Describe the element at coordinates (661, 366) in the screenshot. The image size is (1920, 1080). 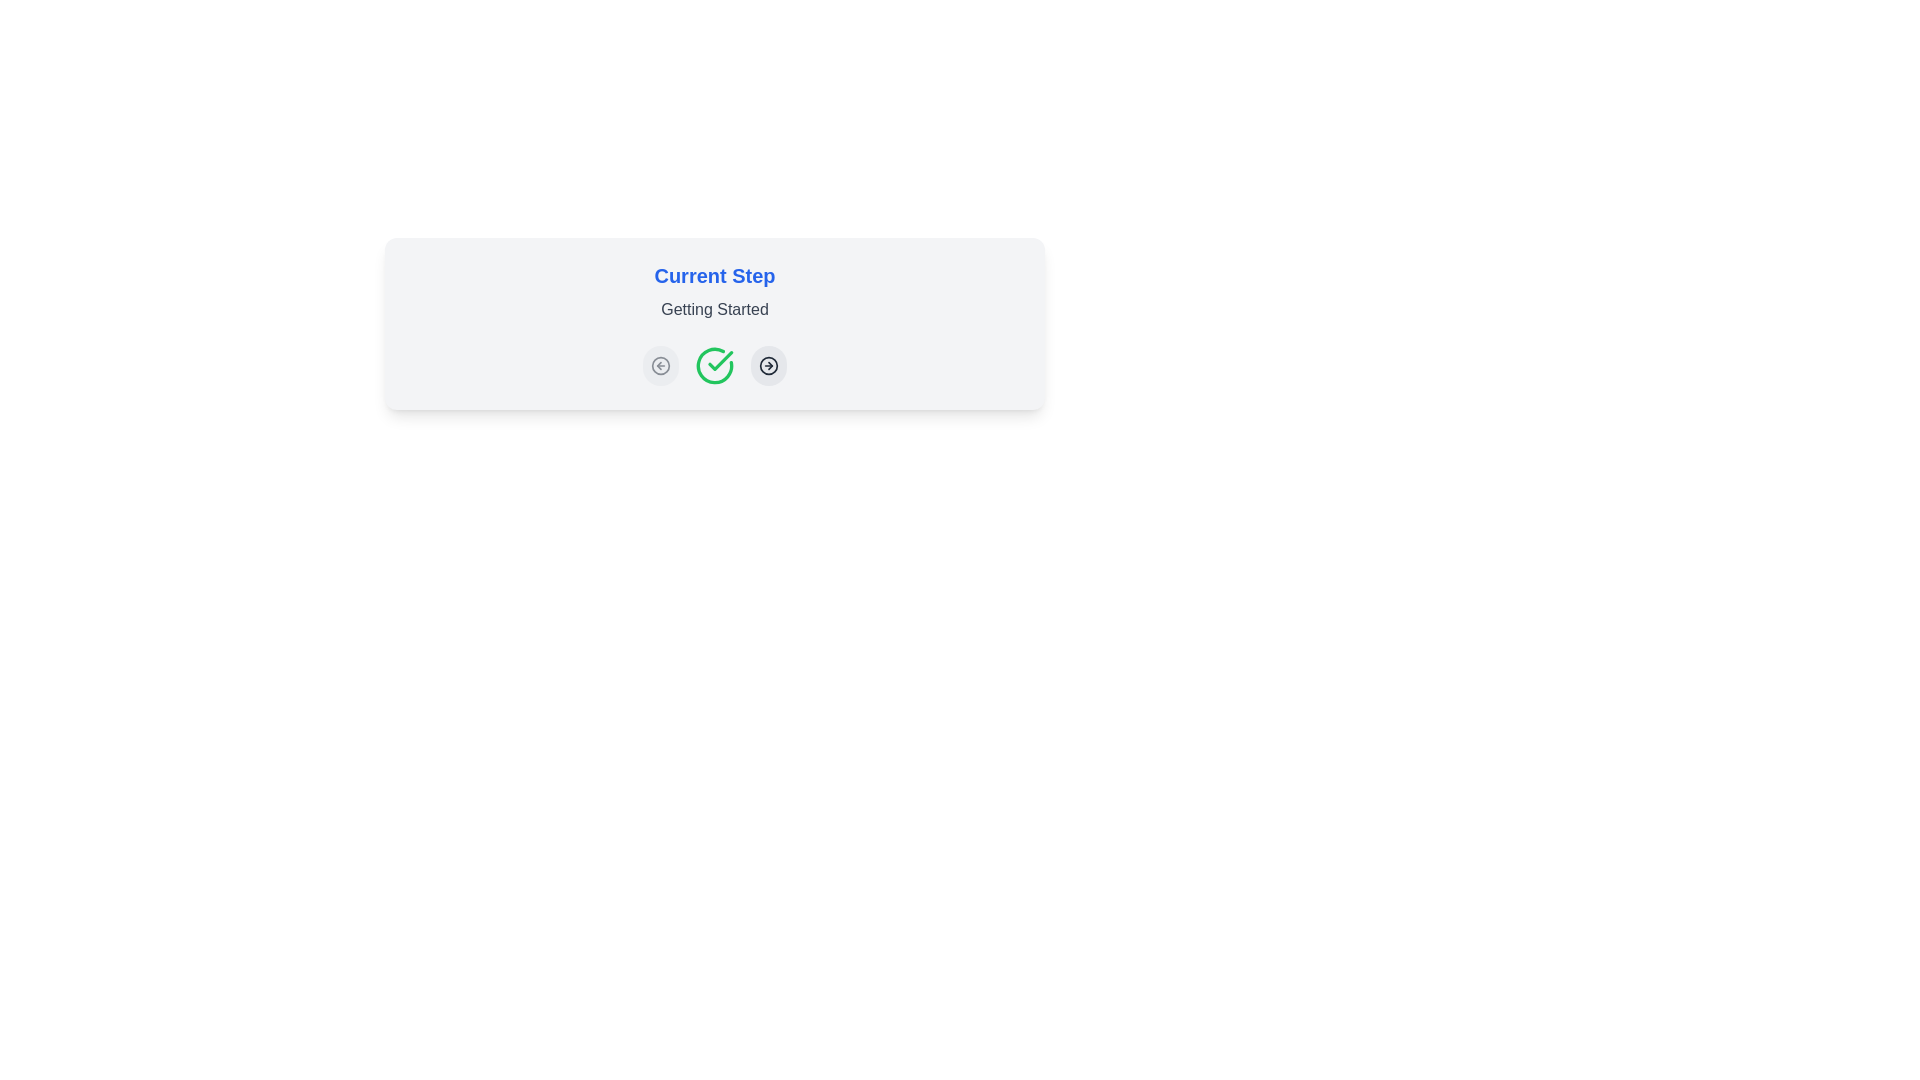
I see `the left-most circular button with a gray background and an inward-facing arrow symbol` at that location.